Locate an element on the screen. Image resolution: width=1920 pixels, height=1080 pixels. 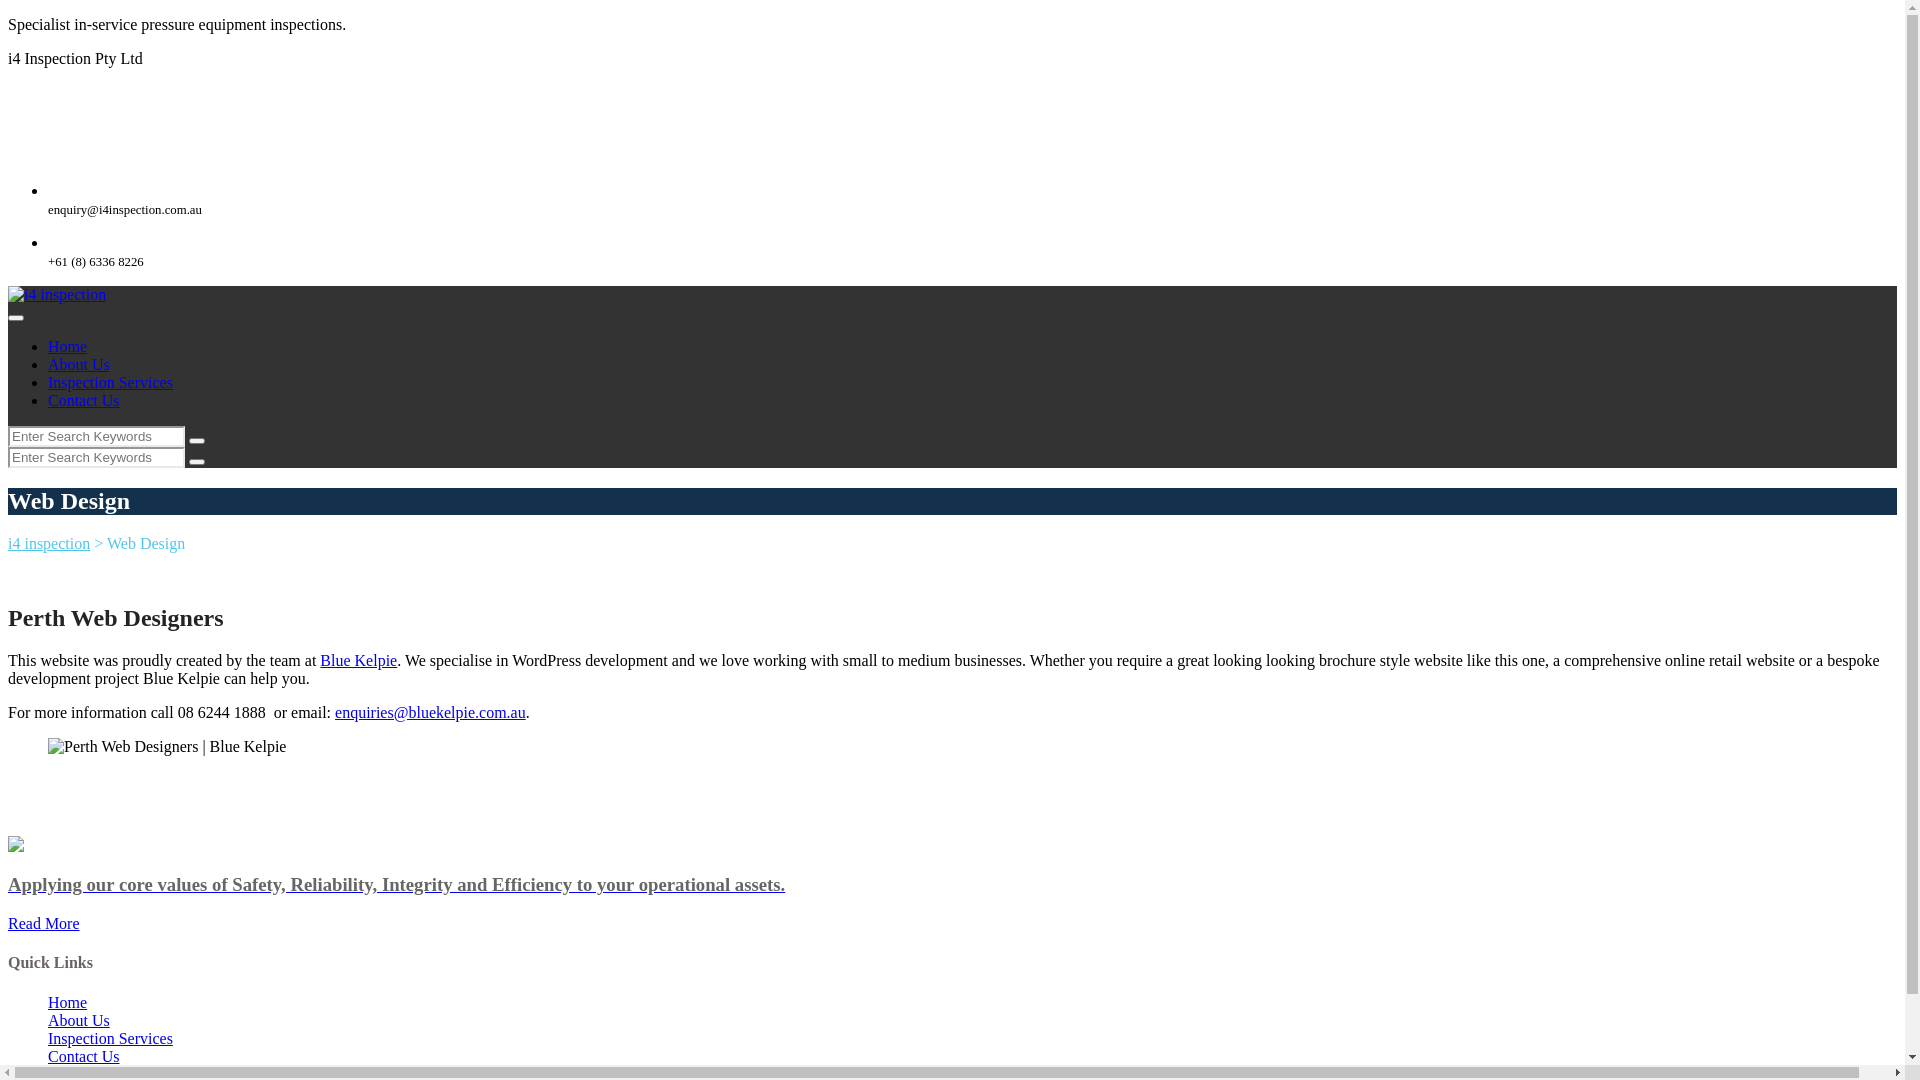
'About Us' is located at coordinates (78, 1020).